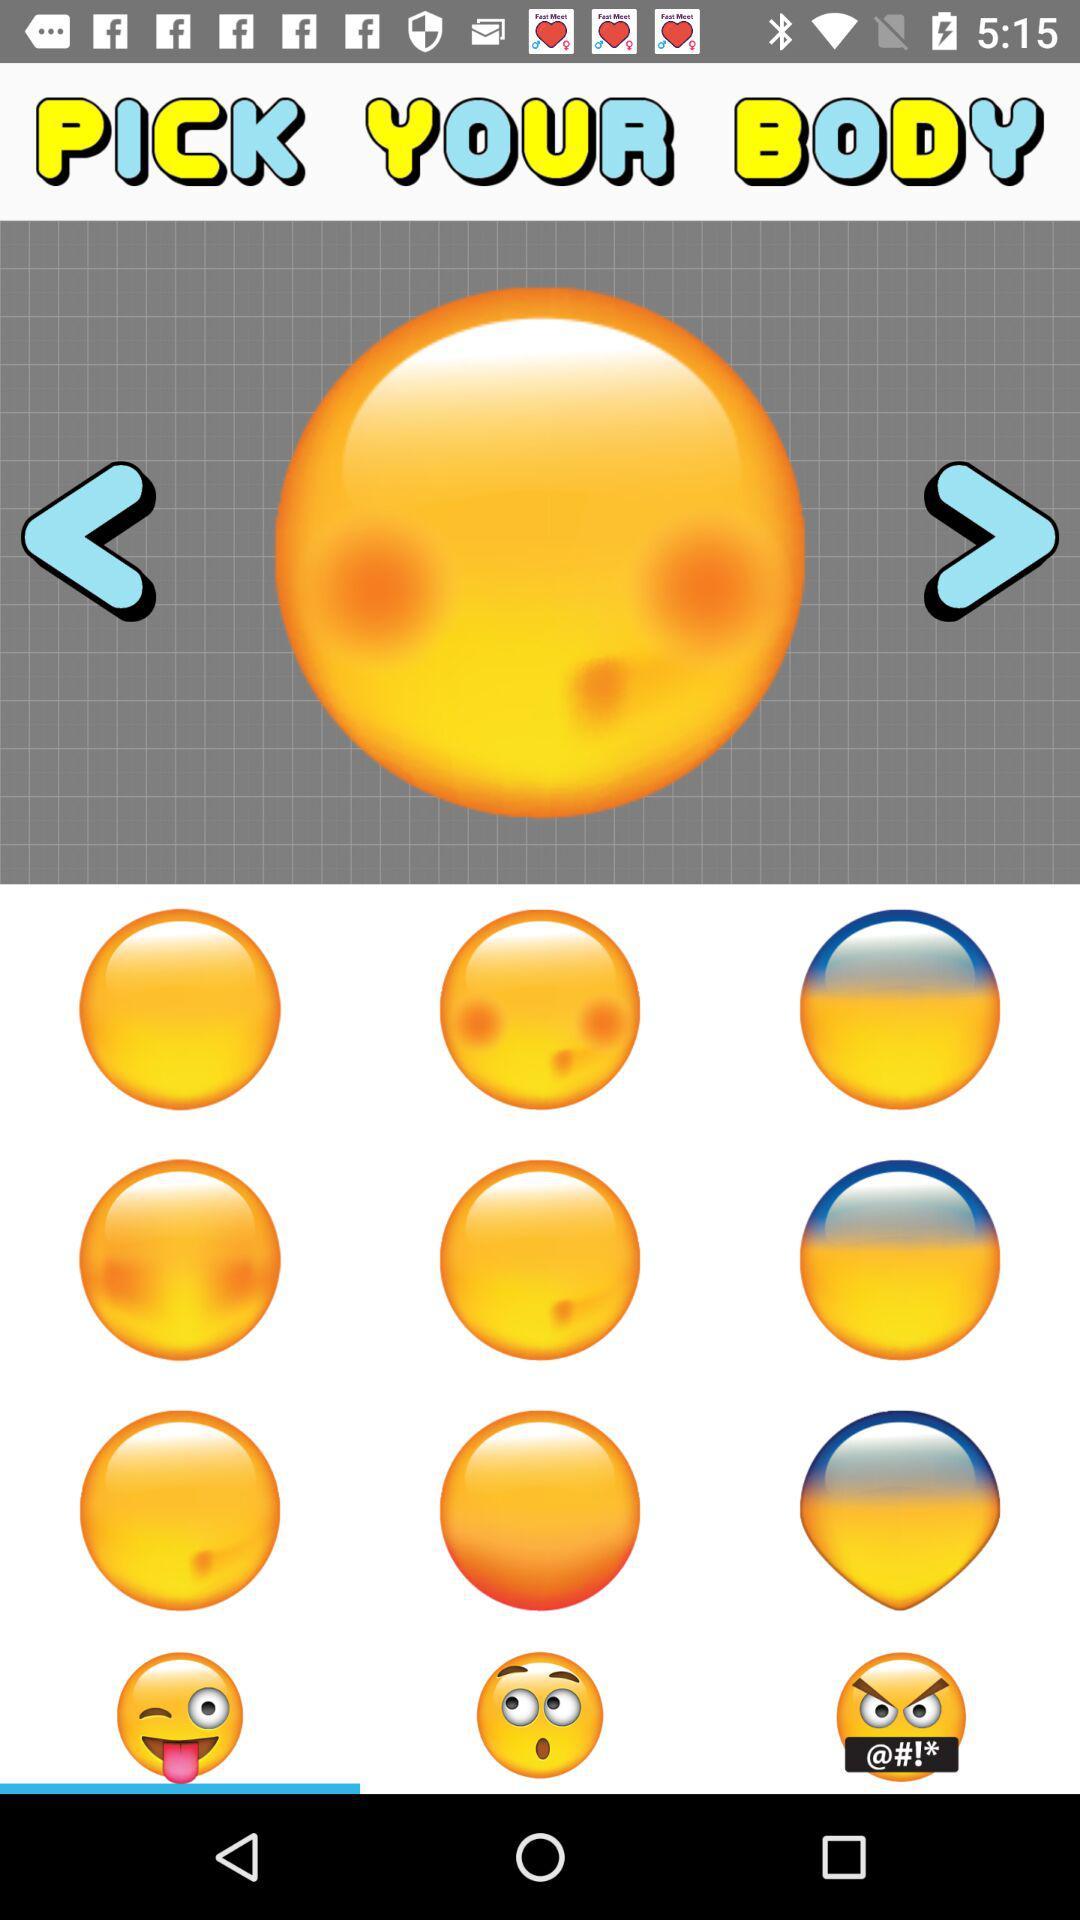 The width and height of the screenshot is (1080, 1920). Describe the element at coordinates (972, 552) in the screenshot. I see `the next button` at that location.